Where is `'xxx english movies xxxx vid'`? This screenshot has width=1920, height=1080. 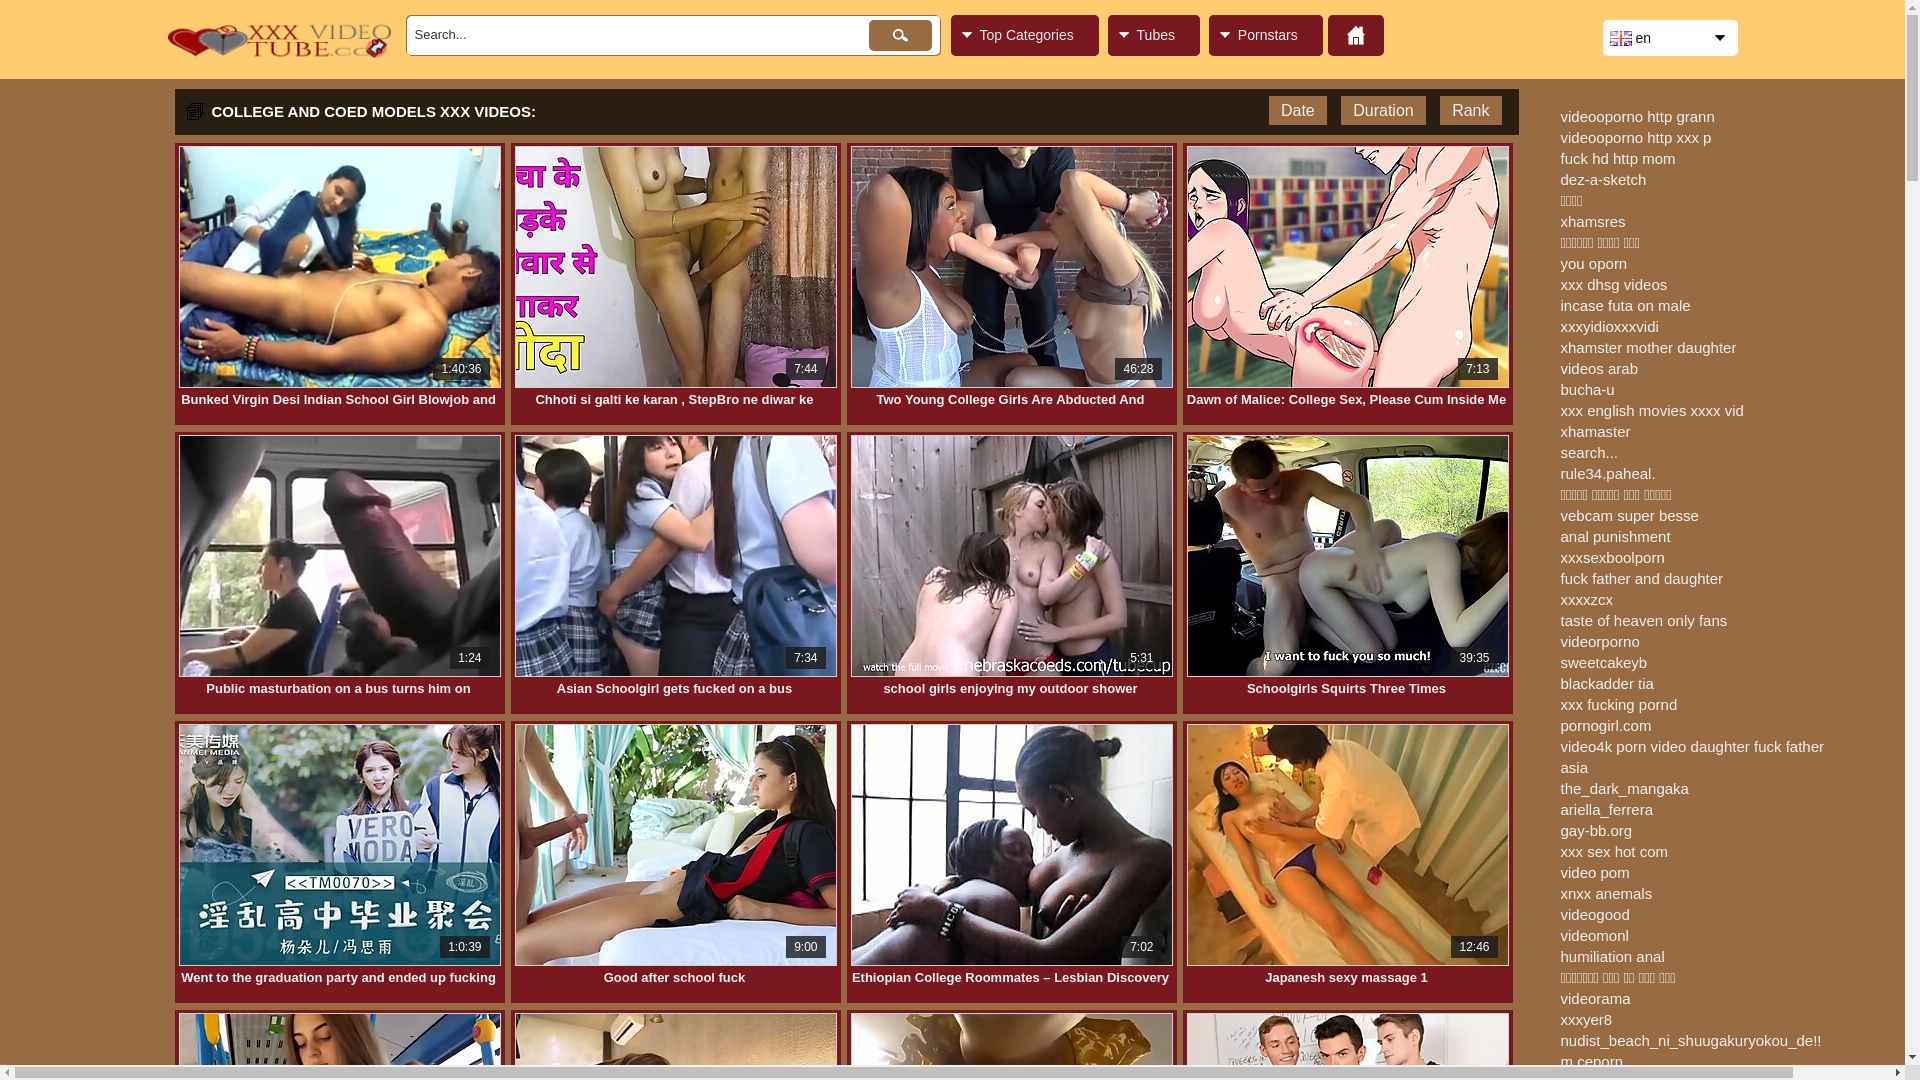
'xxx english movies xxxx vid' is located at coordinates (1559, 409).